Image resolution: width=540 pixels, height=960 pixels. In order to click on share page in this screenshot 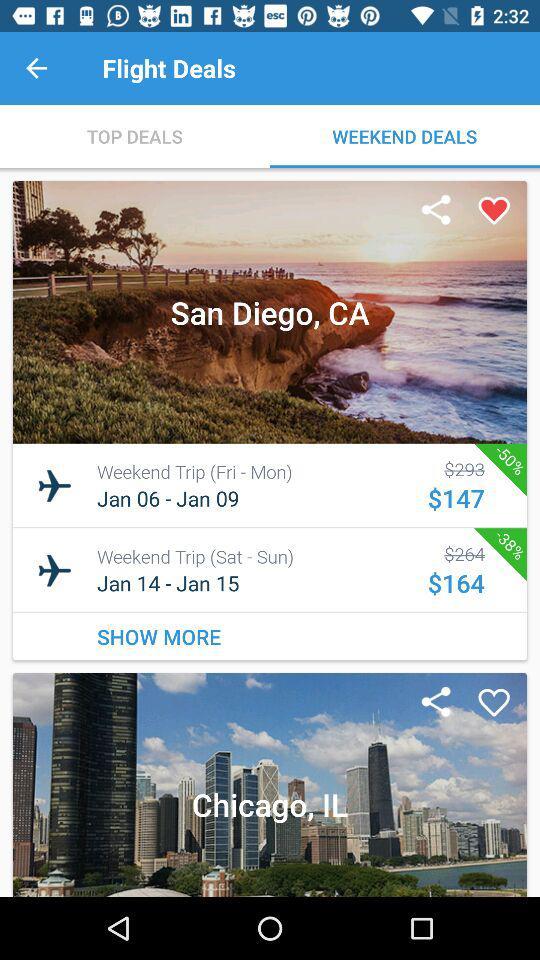, I will do `click(435, 211)`.